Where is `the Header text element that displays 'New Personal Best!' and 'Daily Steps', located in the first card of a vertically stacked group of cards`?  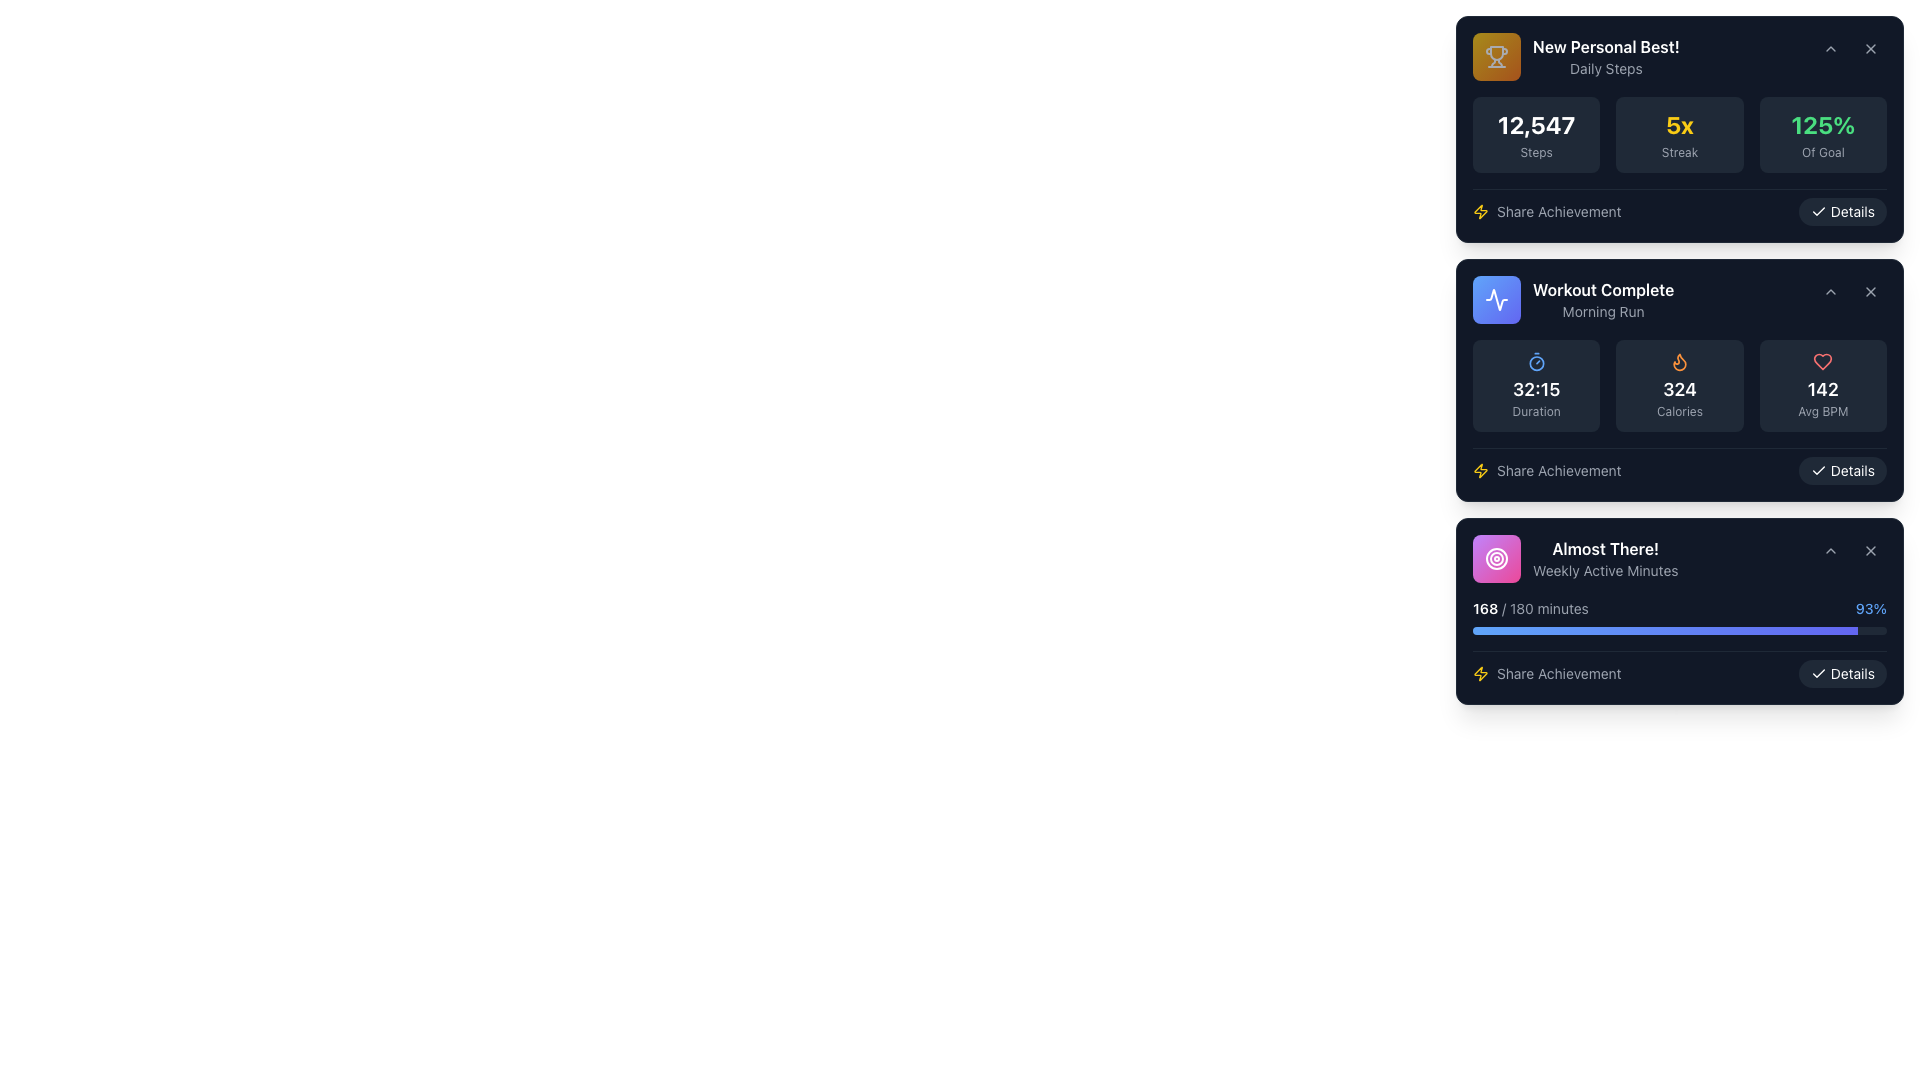
the Header text element that displays 'New Personal Best!' and 'Daily Steps', located in the first card of a vertically stacked group of cards is located at coordinates (1606, 56).